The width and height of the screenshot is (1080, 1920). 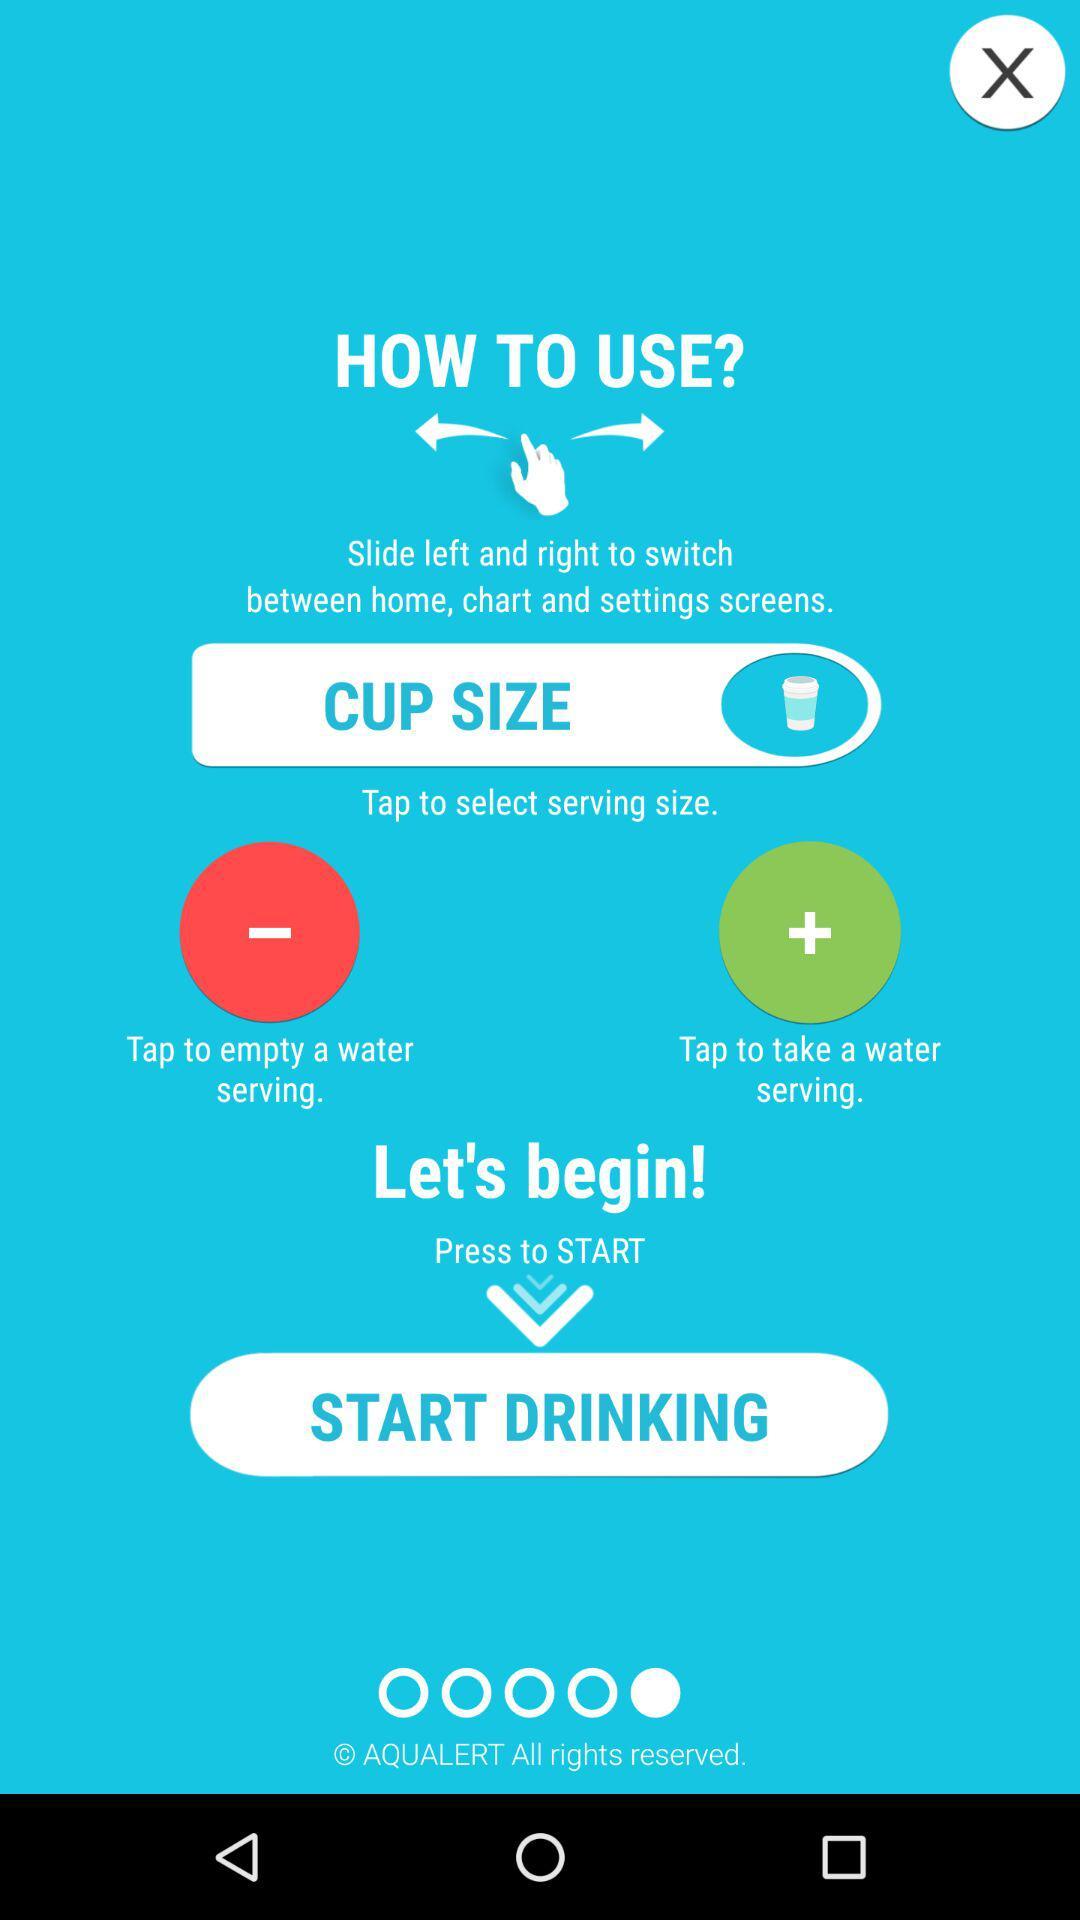 What do you see at coordinates (808, 931) in the screenshot?
I see `the icon next to the tap to empty item` at bounding box center [808, 931].